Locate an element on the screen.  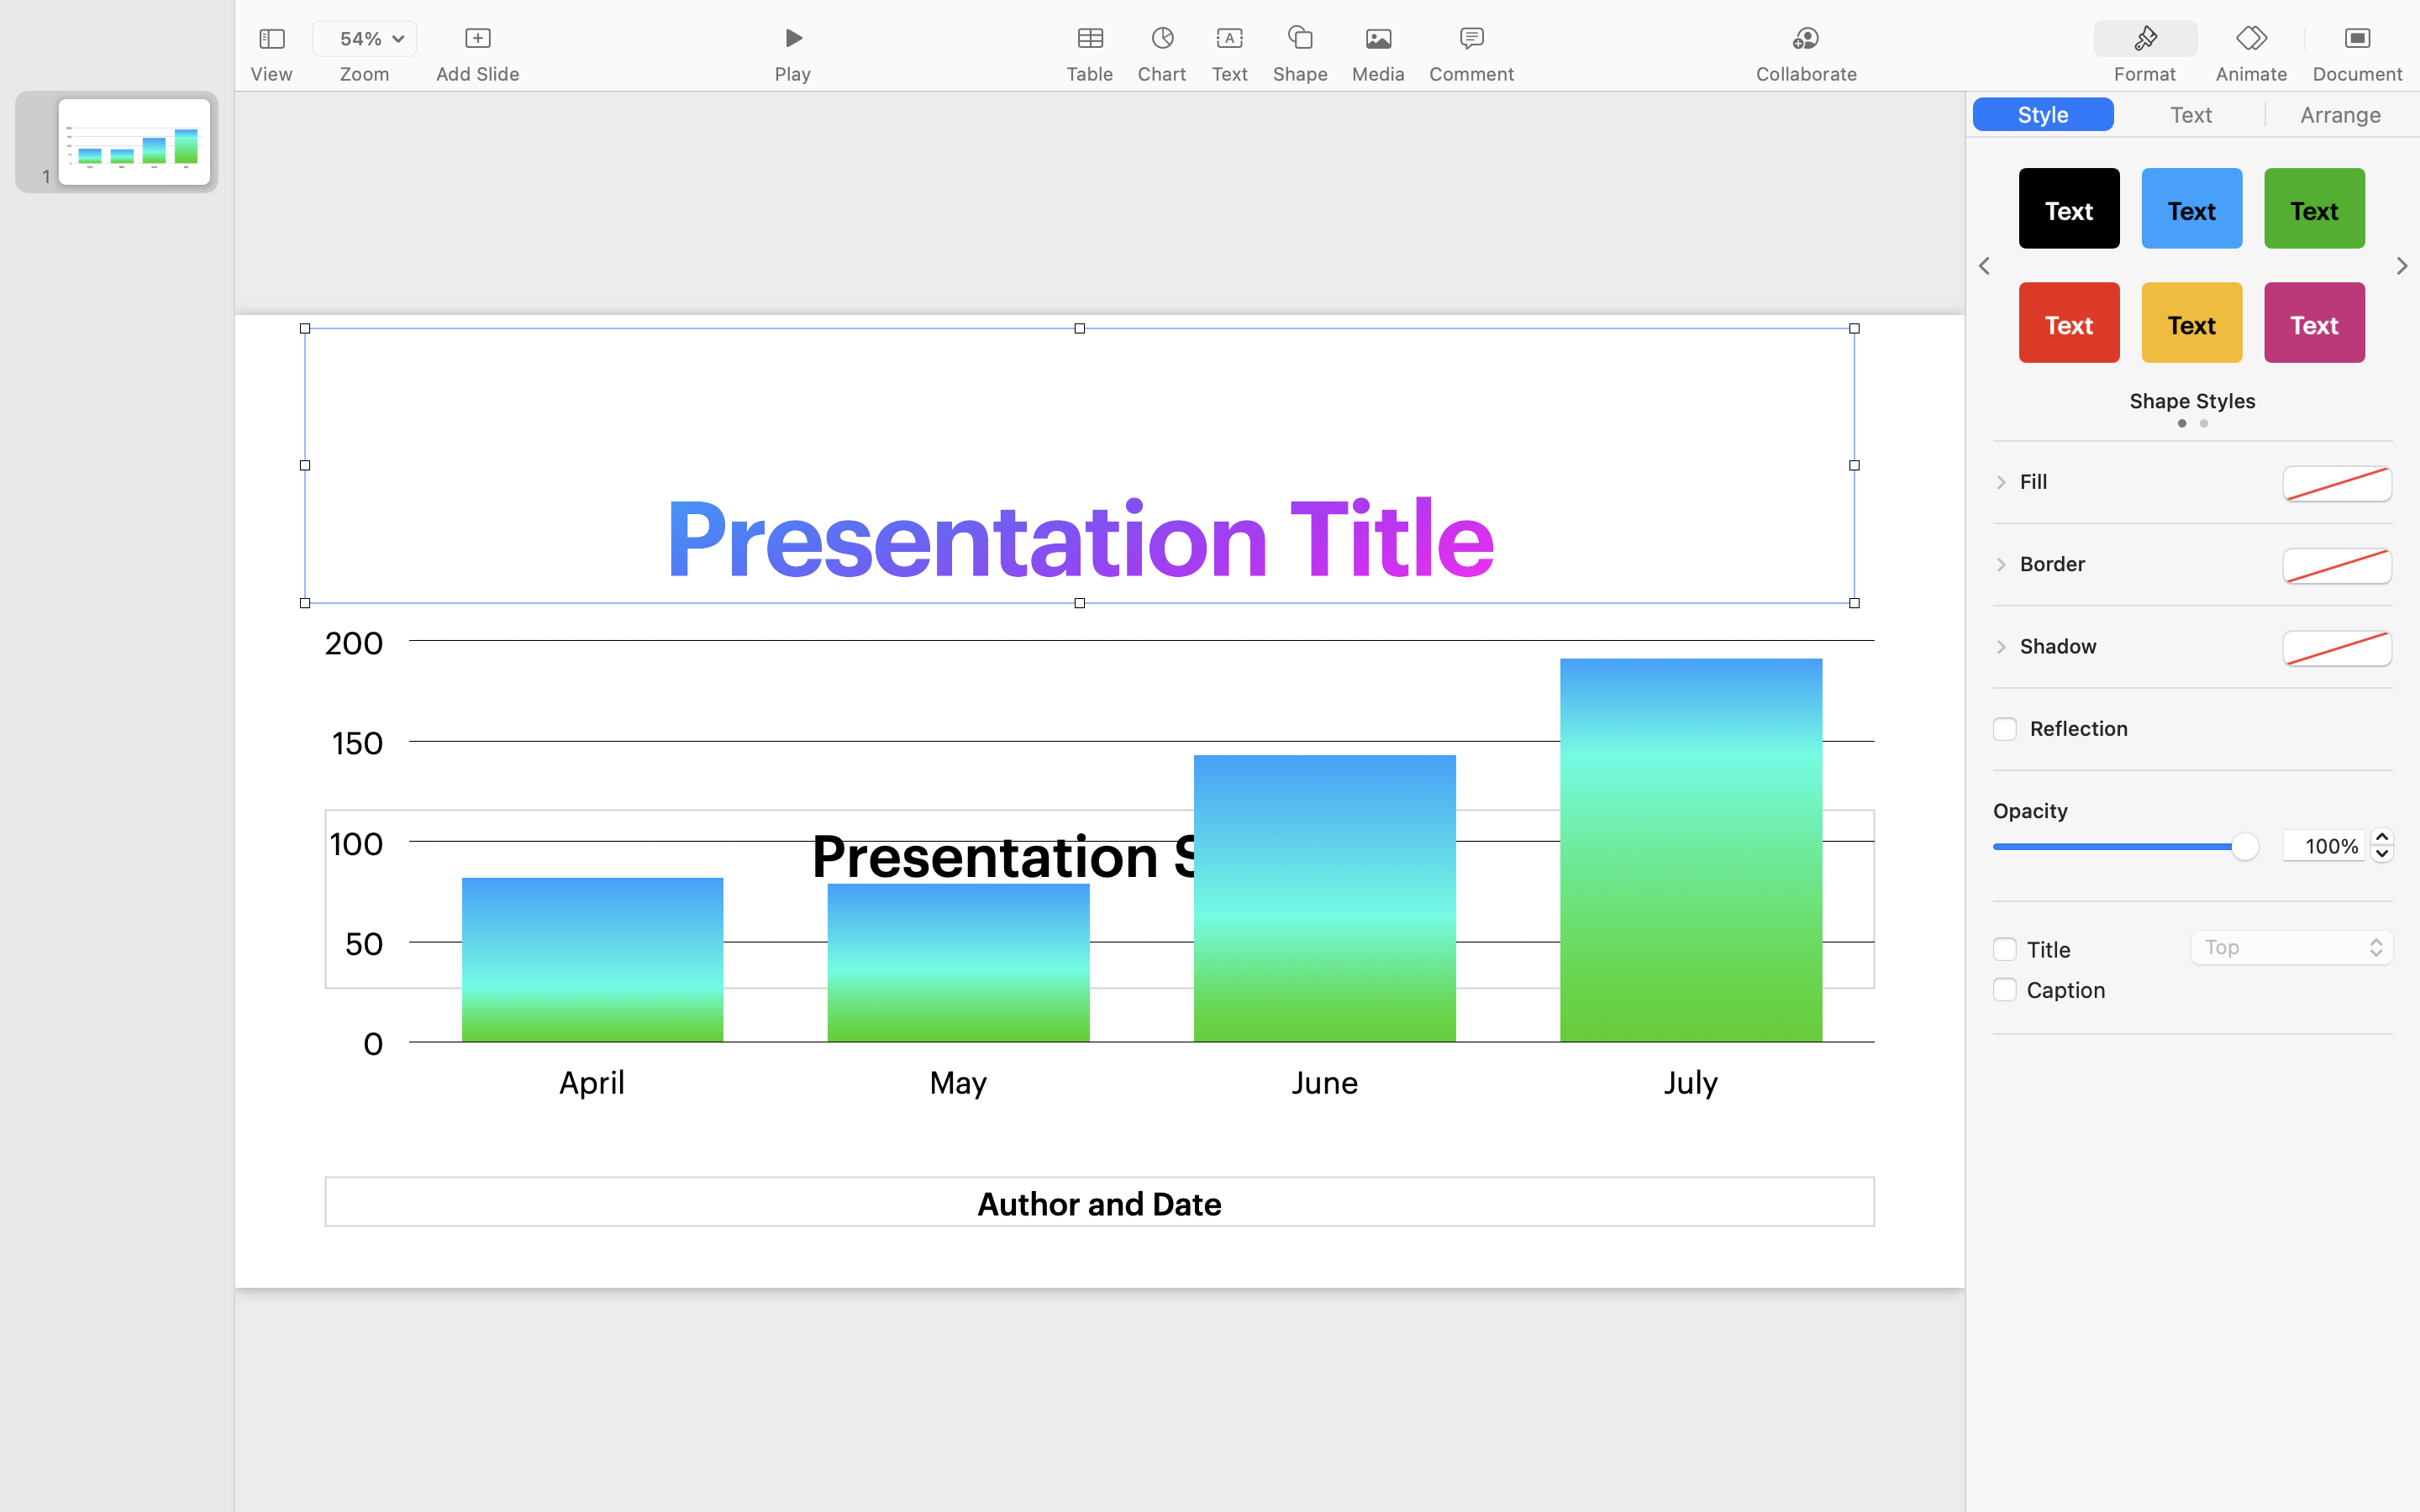
'Shape Styles' is located at coordinates (2191, 401).